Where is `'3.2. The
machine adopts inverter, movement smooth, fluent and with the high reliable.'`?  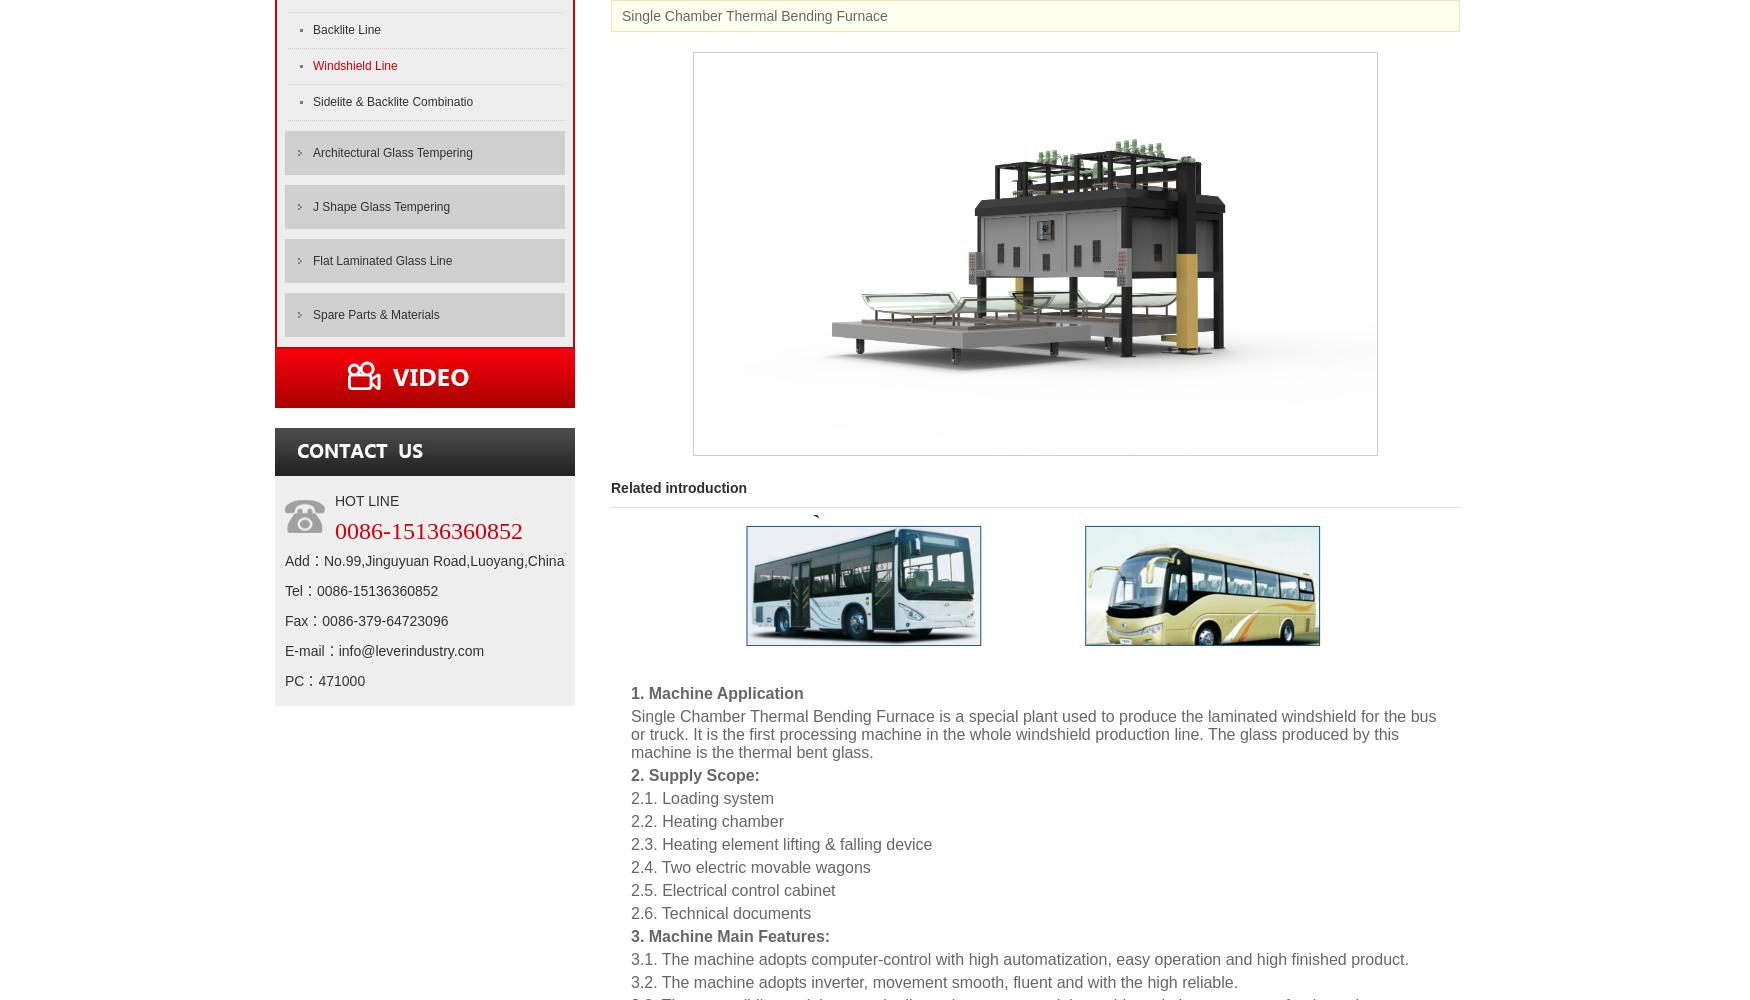 '3.2. The
machine adopts inverter, movement smooth, fluent and with the high reliable.' is located at coordinates (933, 981).